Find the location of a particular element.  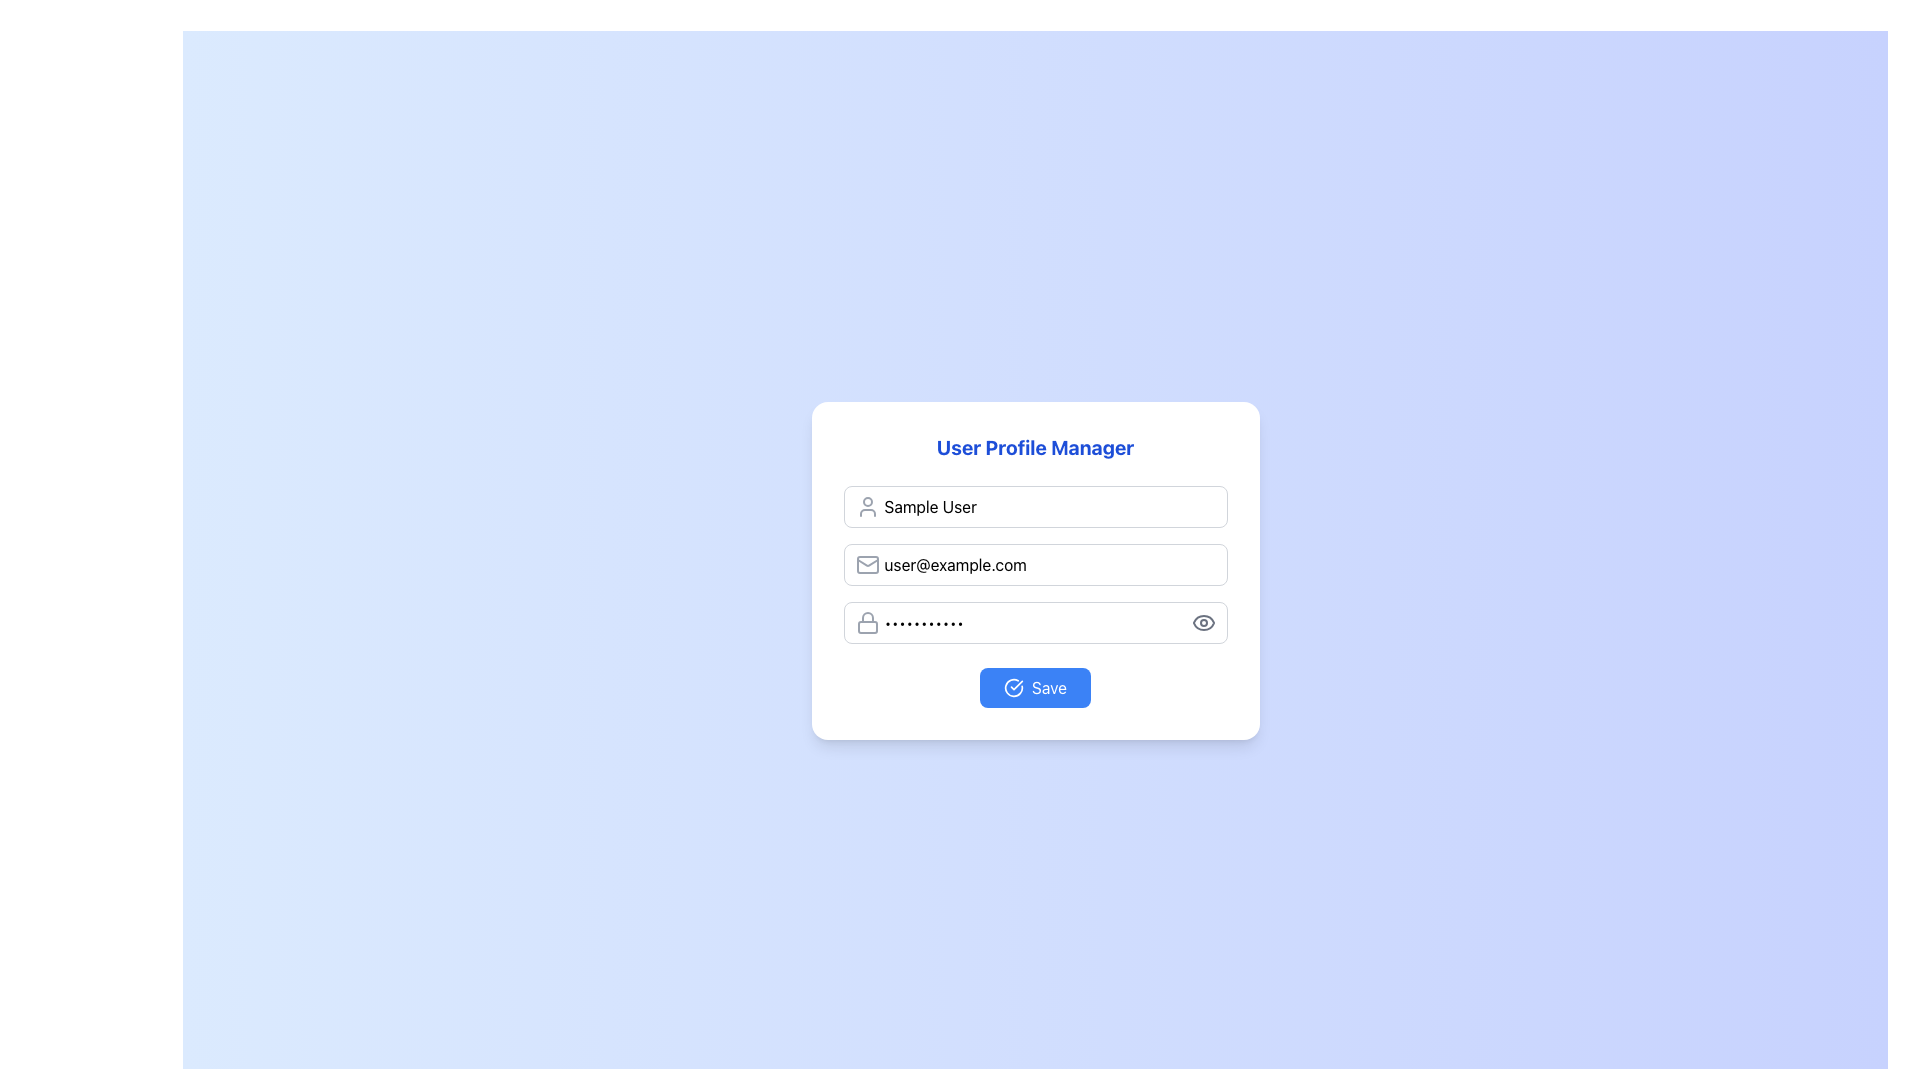

the eye-shaped icon visibility toggle located on the right side of the password input field, which is styled with a minimal aesthetic and has a gray color with a thin outline is located at coordinates (1202, 622).